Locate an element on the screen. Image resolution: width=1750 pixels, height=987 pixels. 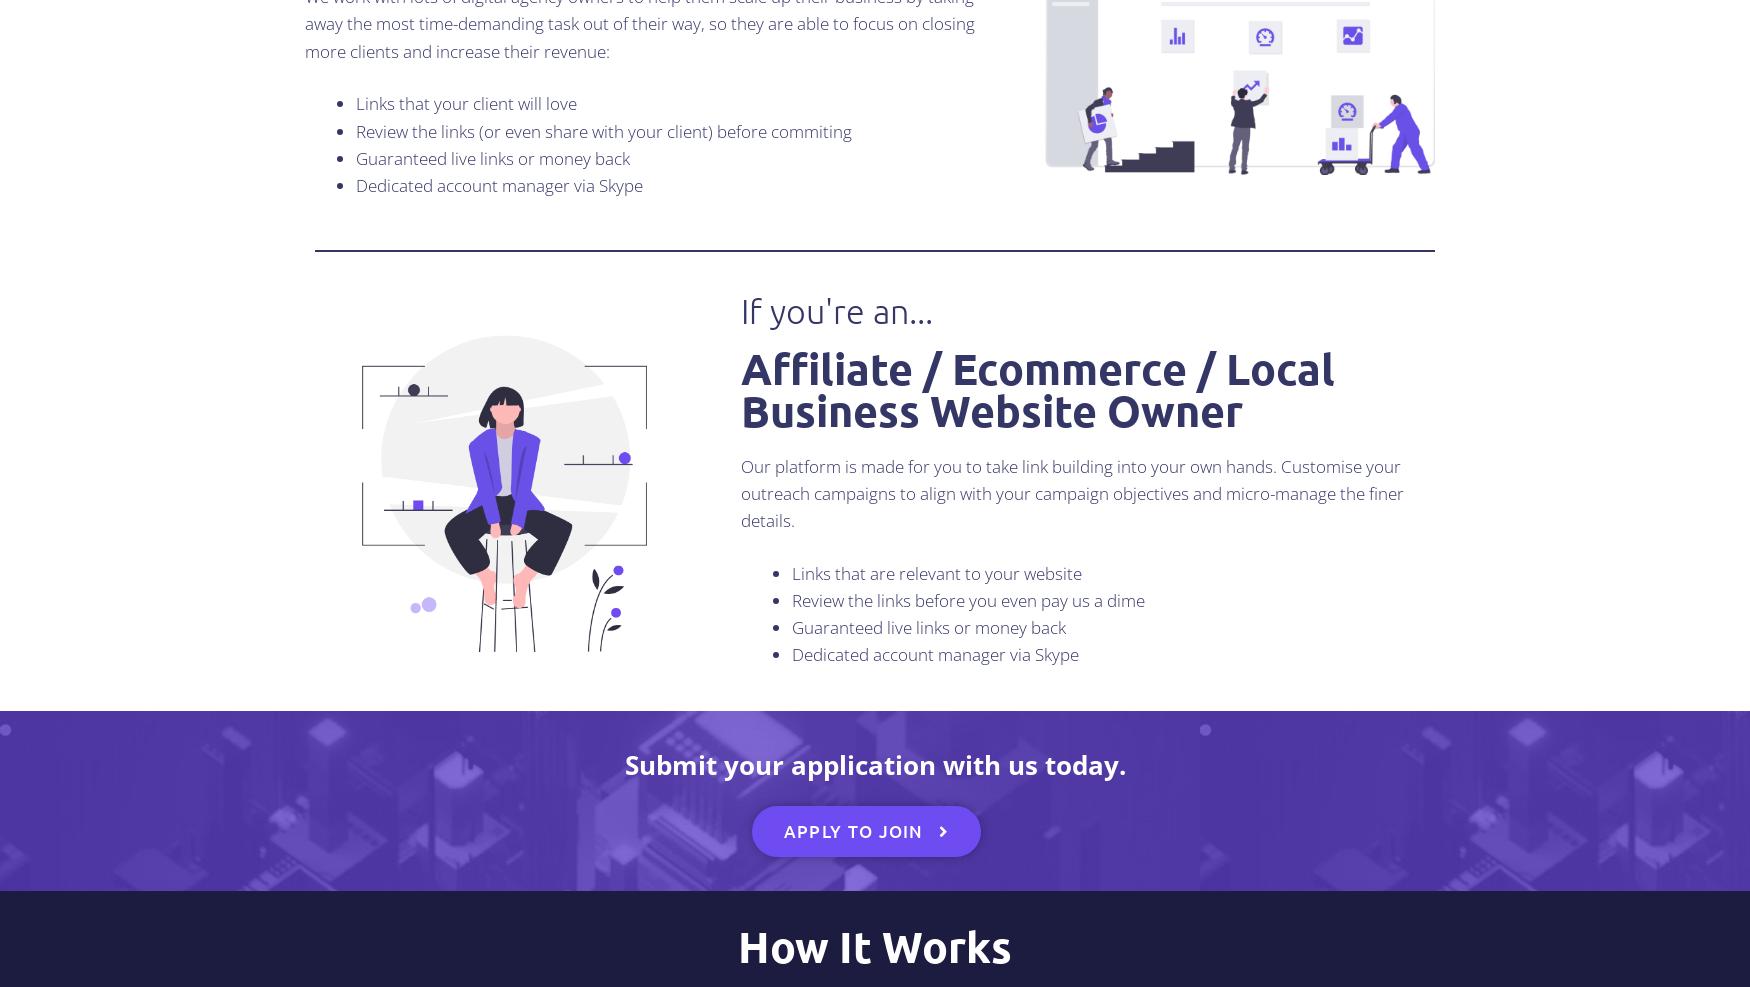
'Affiliate / Ecommerce / Local Business Website Owner' is located at coordinates (740, 388).